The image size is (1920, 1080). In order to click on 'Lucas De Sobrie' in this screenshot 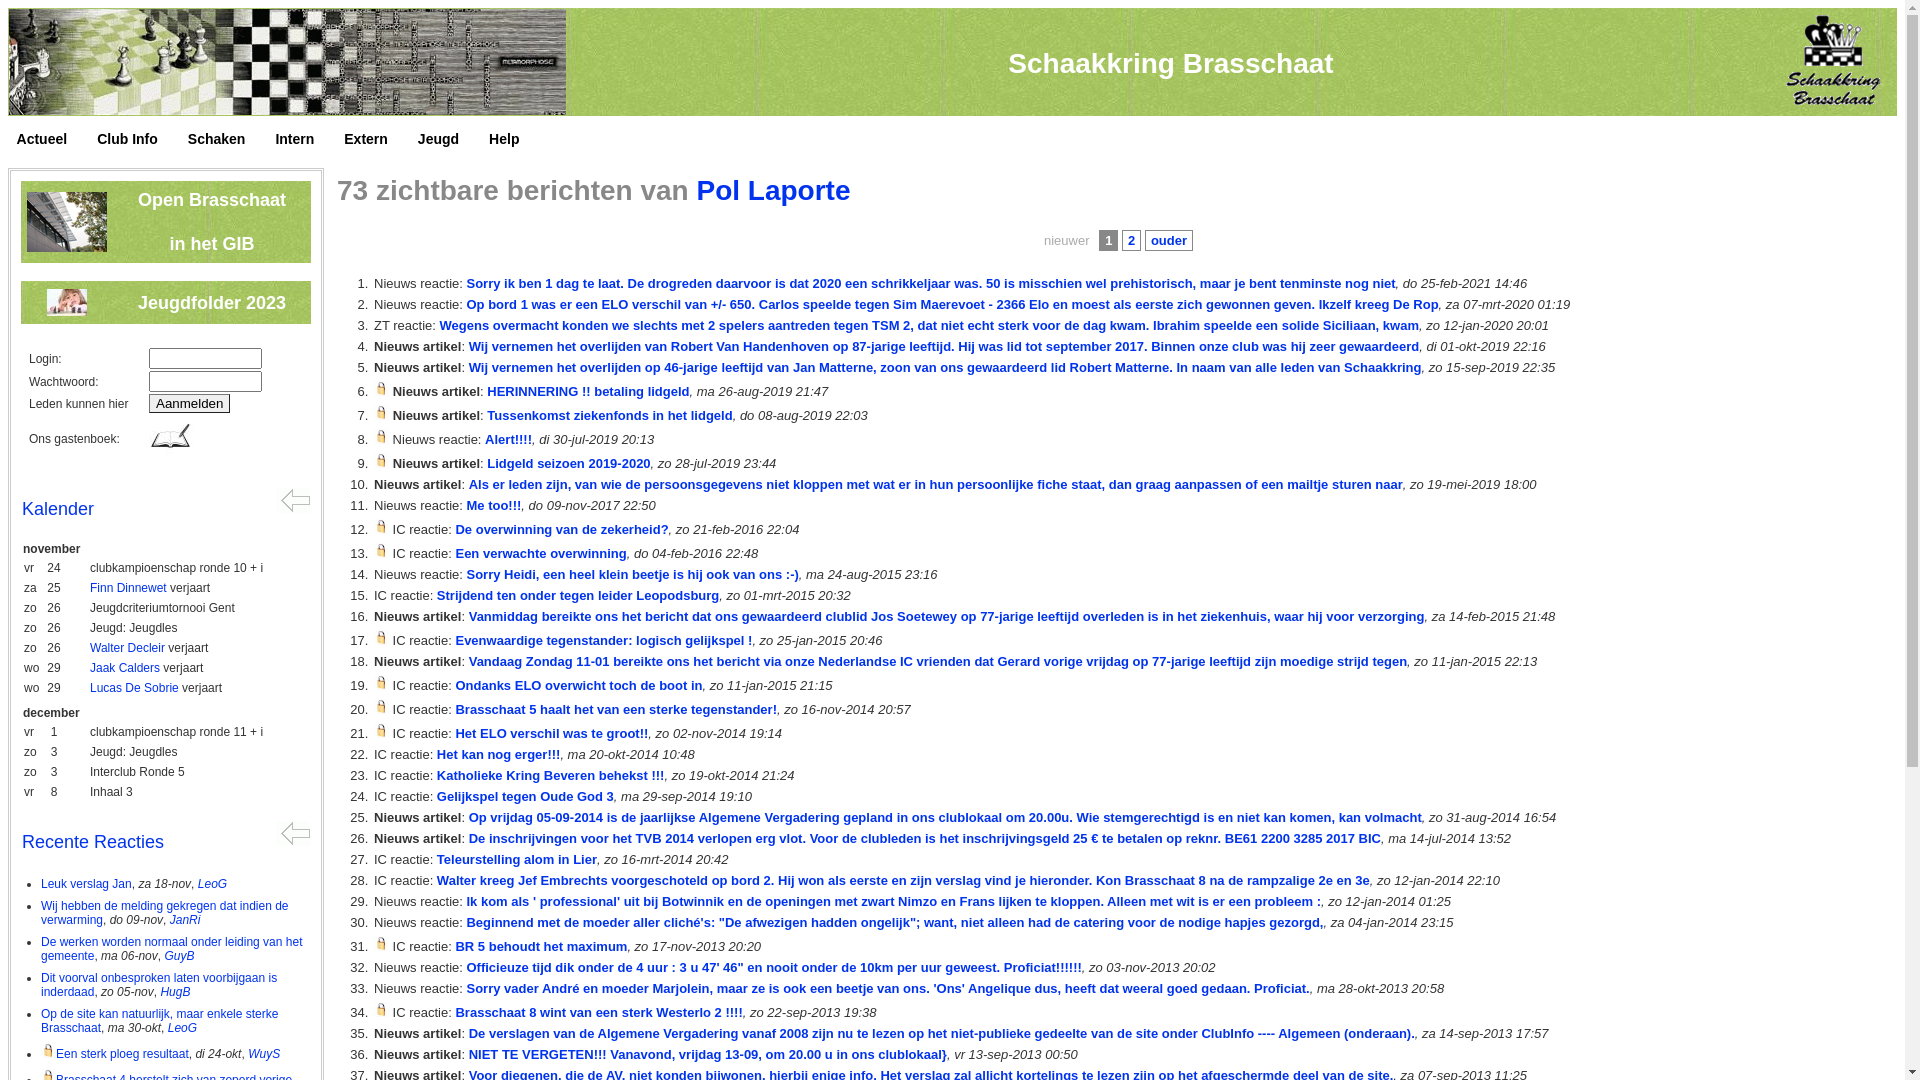, I will do `click(133, 686)`.